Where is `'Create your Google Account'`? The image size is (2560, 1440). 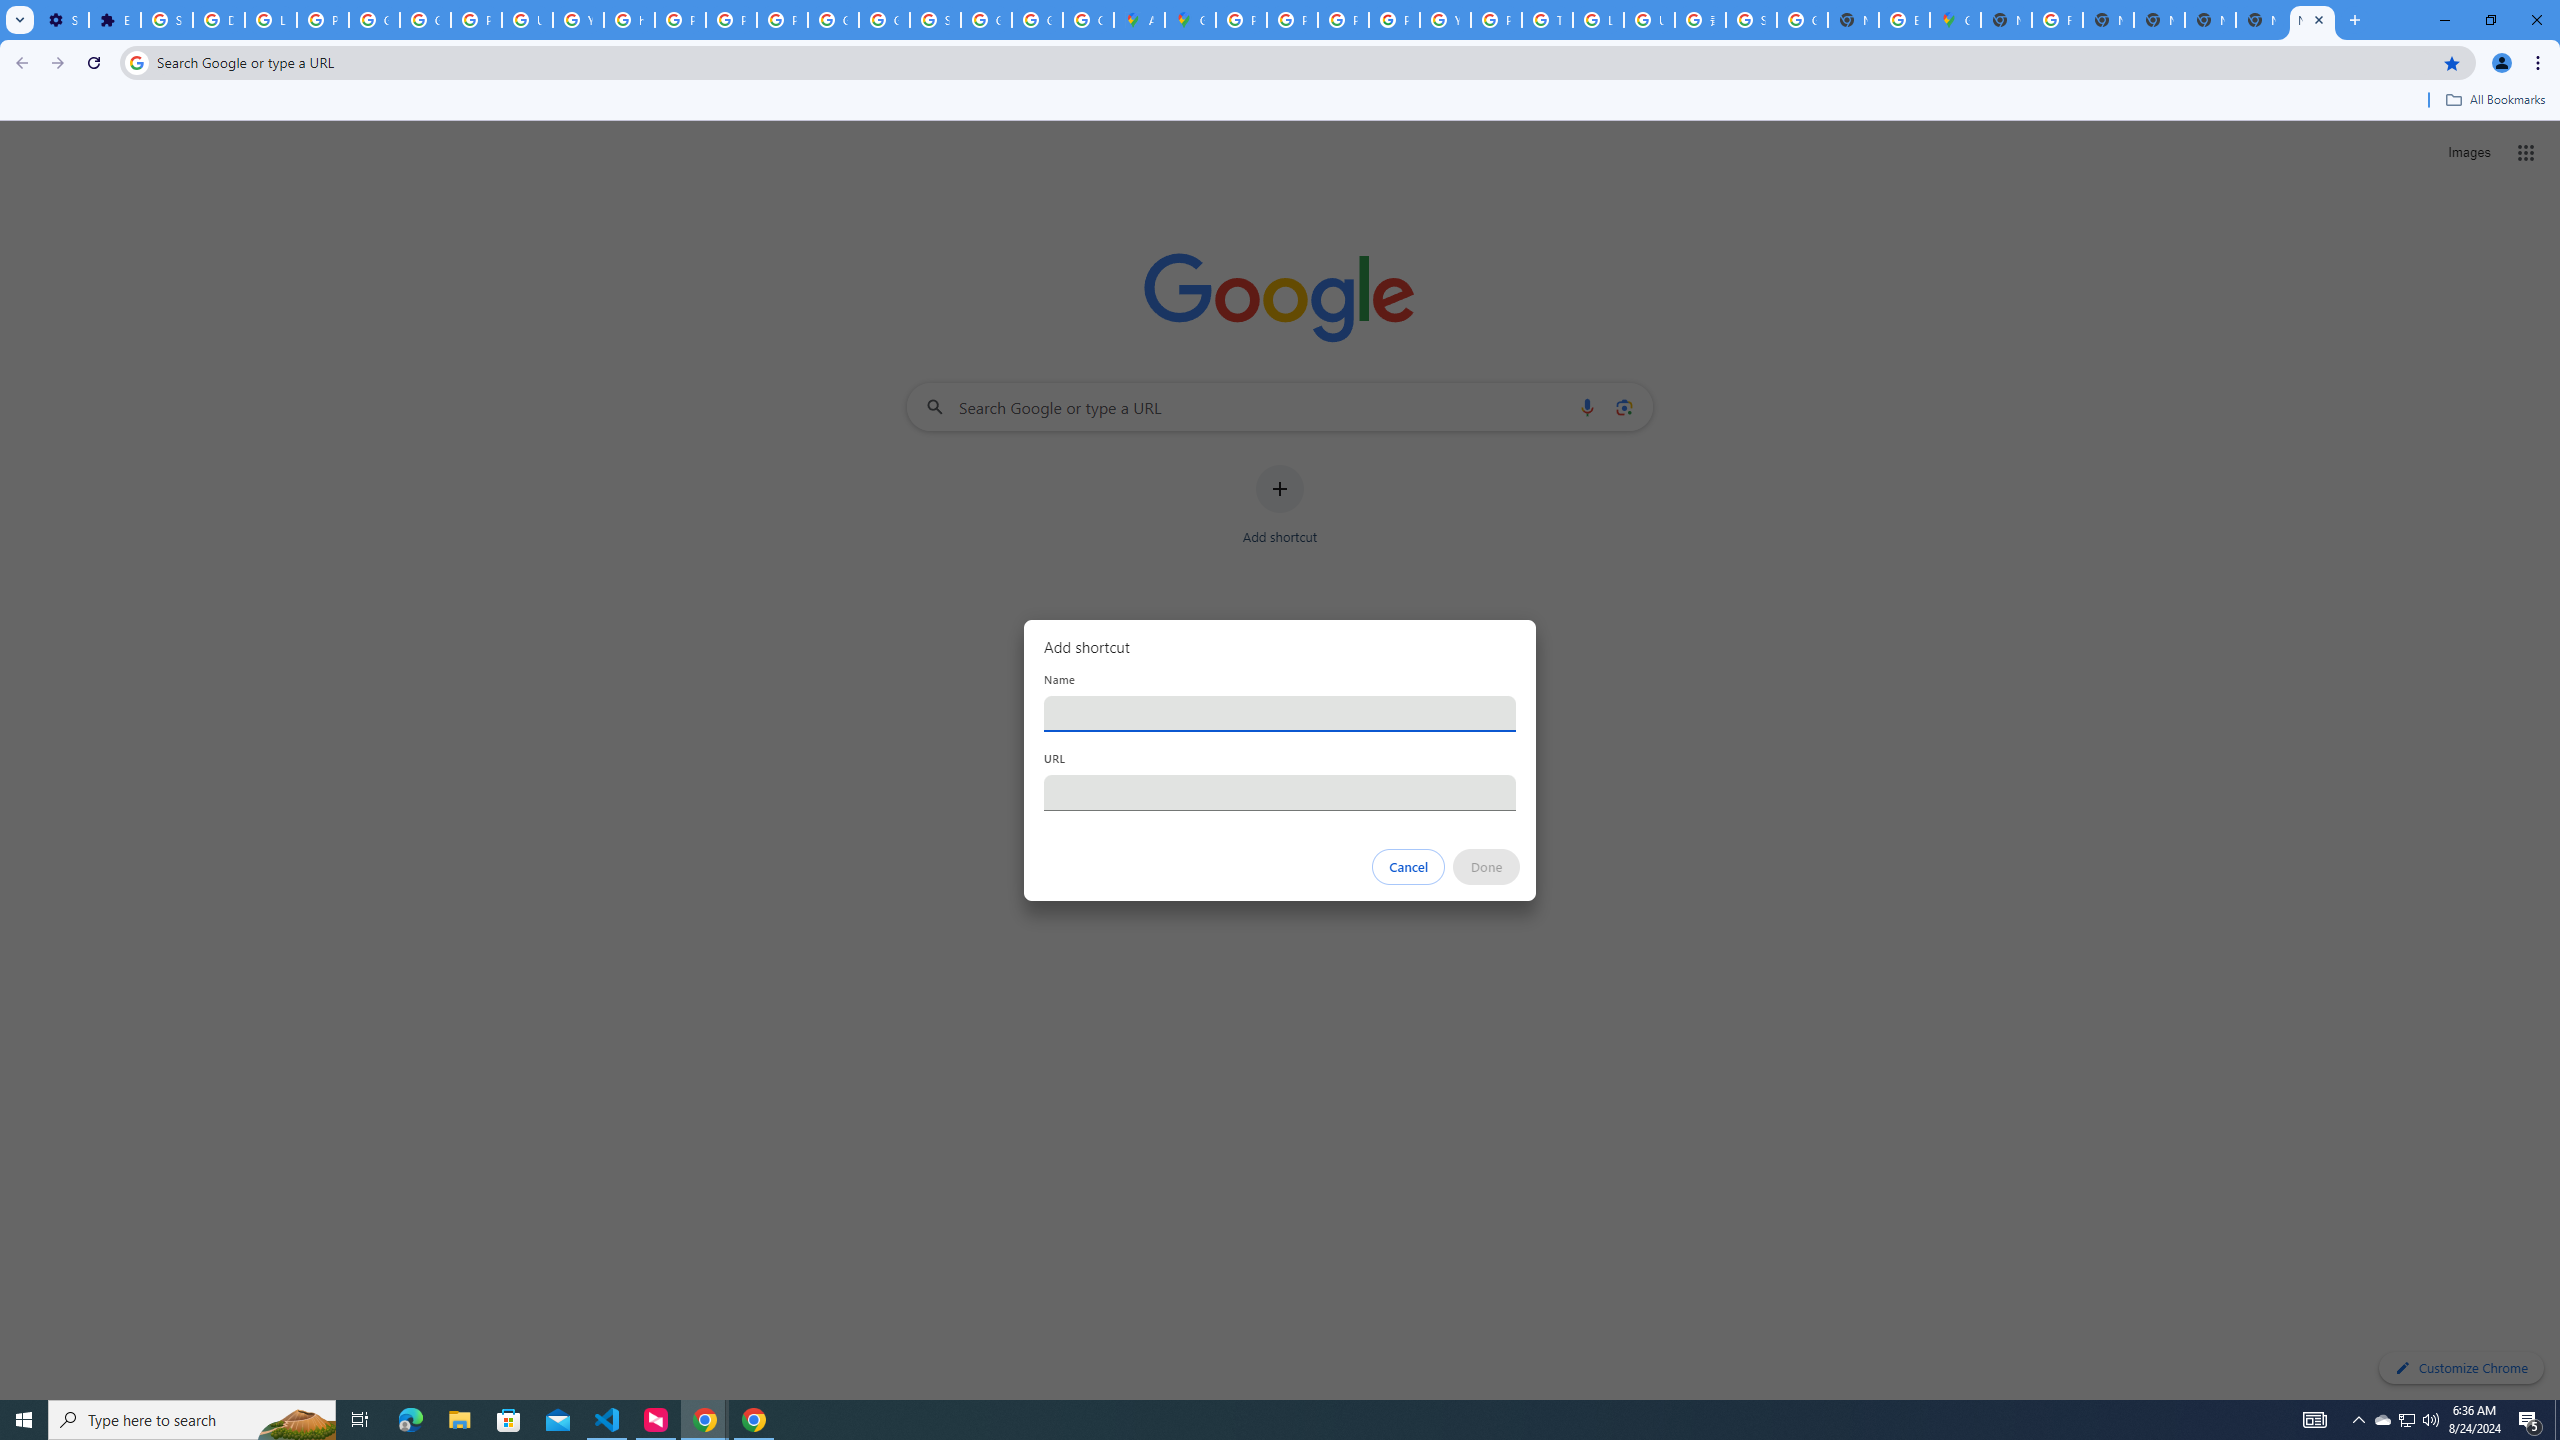 'Create your Google Account' is located at coordinates (1088, 19).